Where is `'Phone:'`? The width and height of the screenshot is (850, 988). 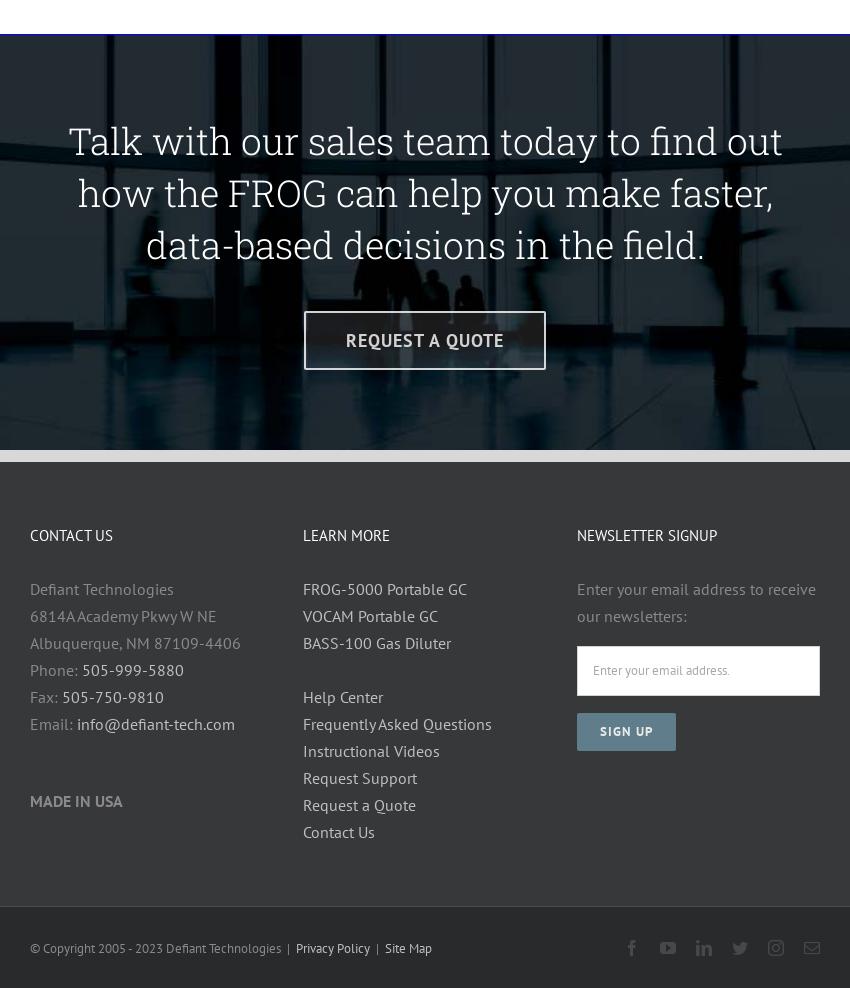 'Phone:' is located at coordinates (56, 667).